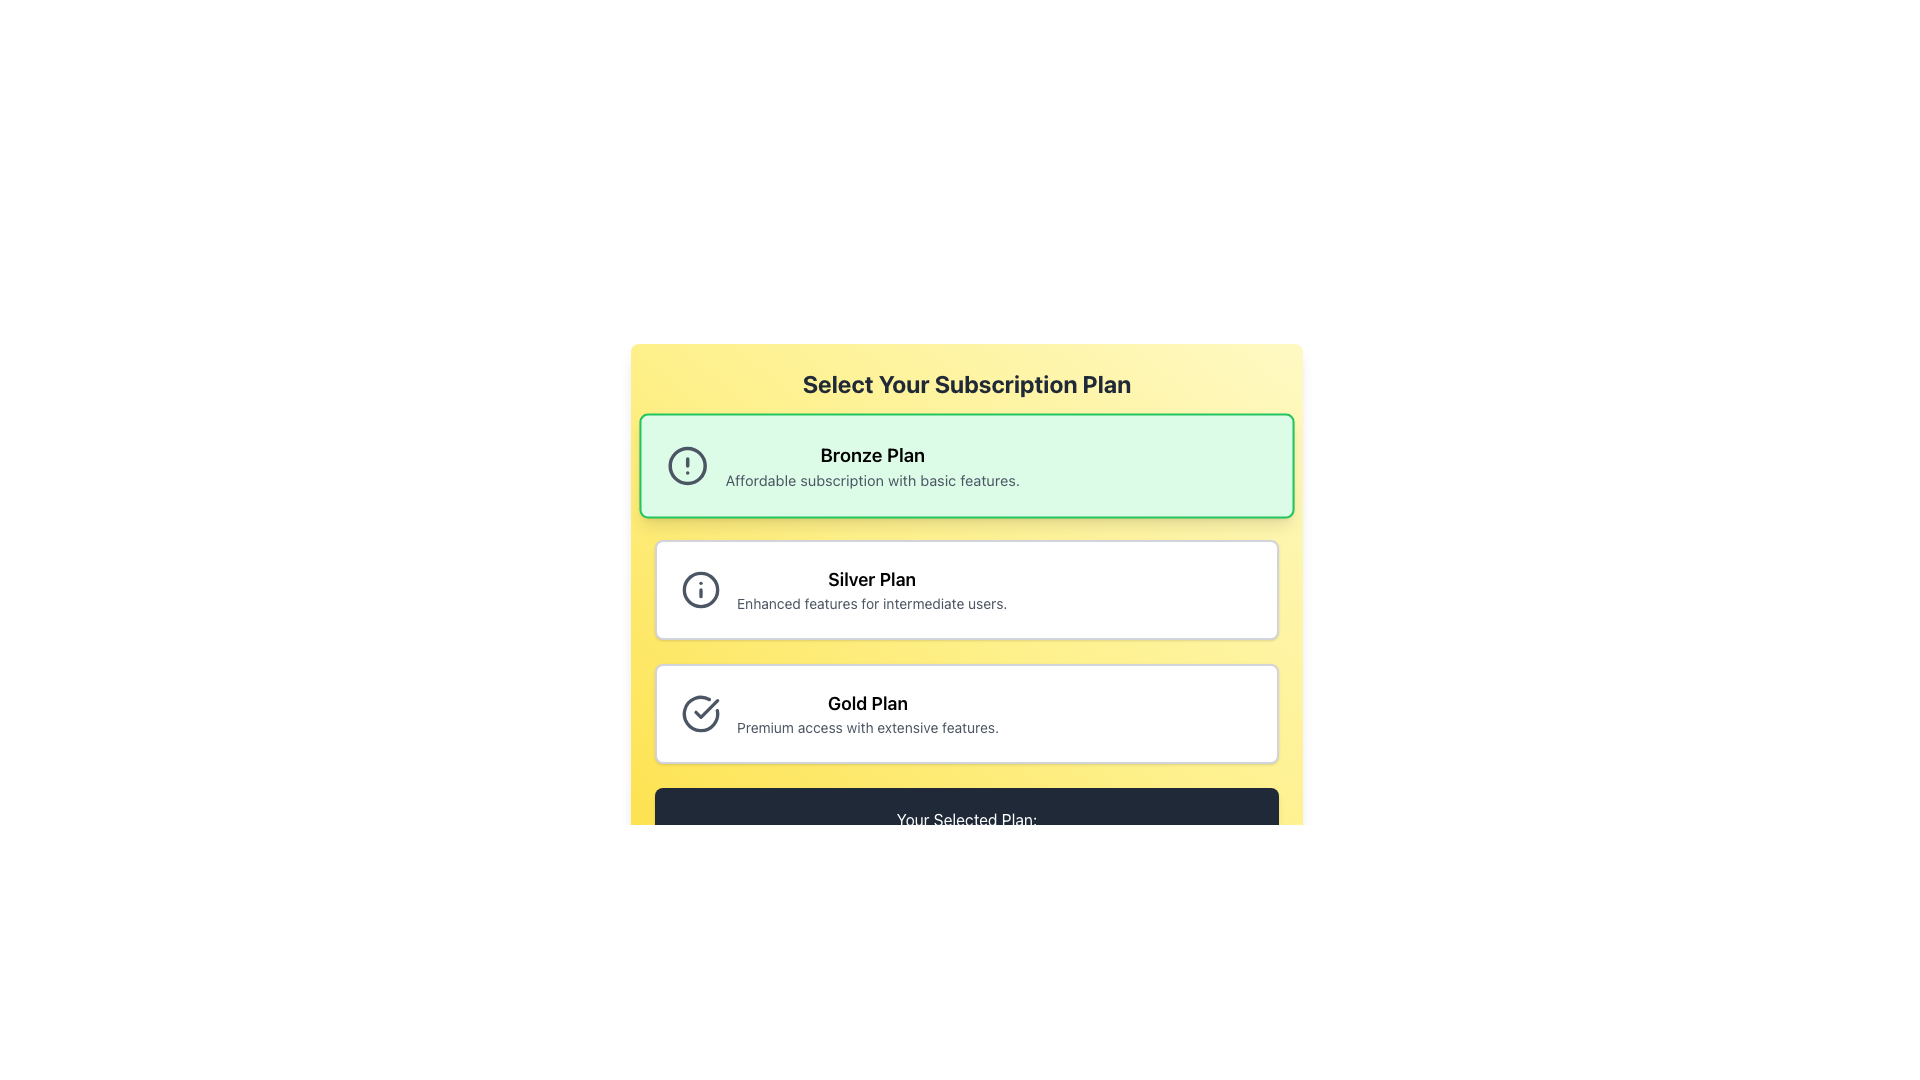 This screenshot has height=1080, width=1920. I want to click on the static text label that describes the features of the 'Silver Plan', located in the center-right area of its card, directly below the main title 'Silver Plan', so click(872, 603).